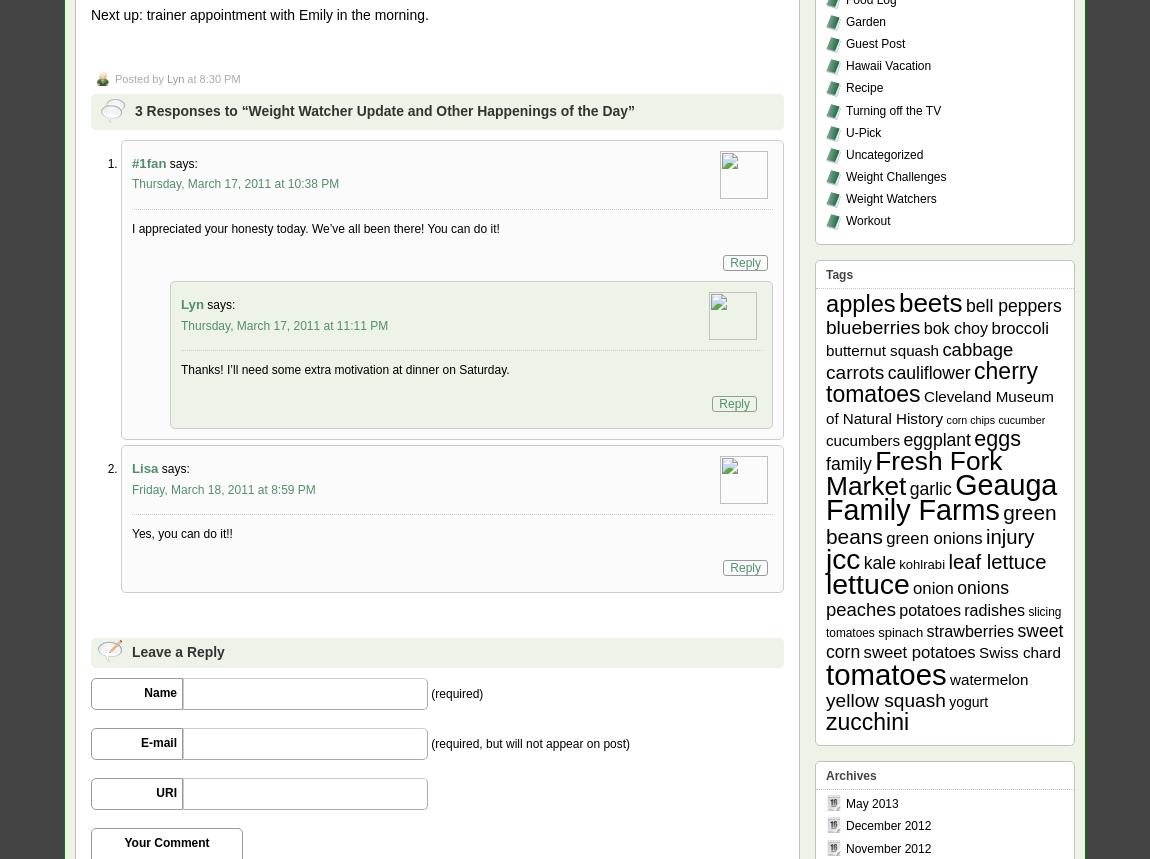  I want to click on 'kohlrabi', so click(921, 562).